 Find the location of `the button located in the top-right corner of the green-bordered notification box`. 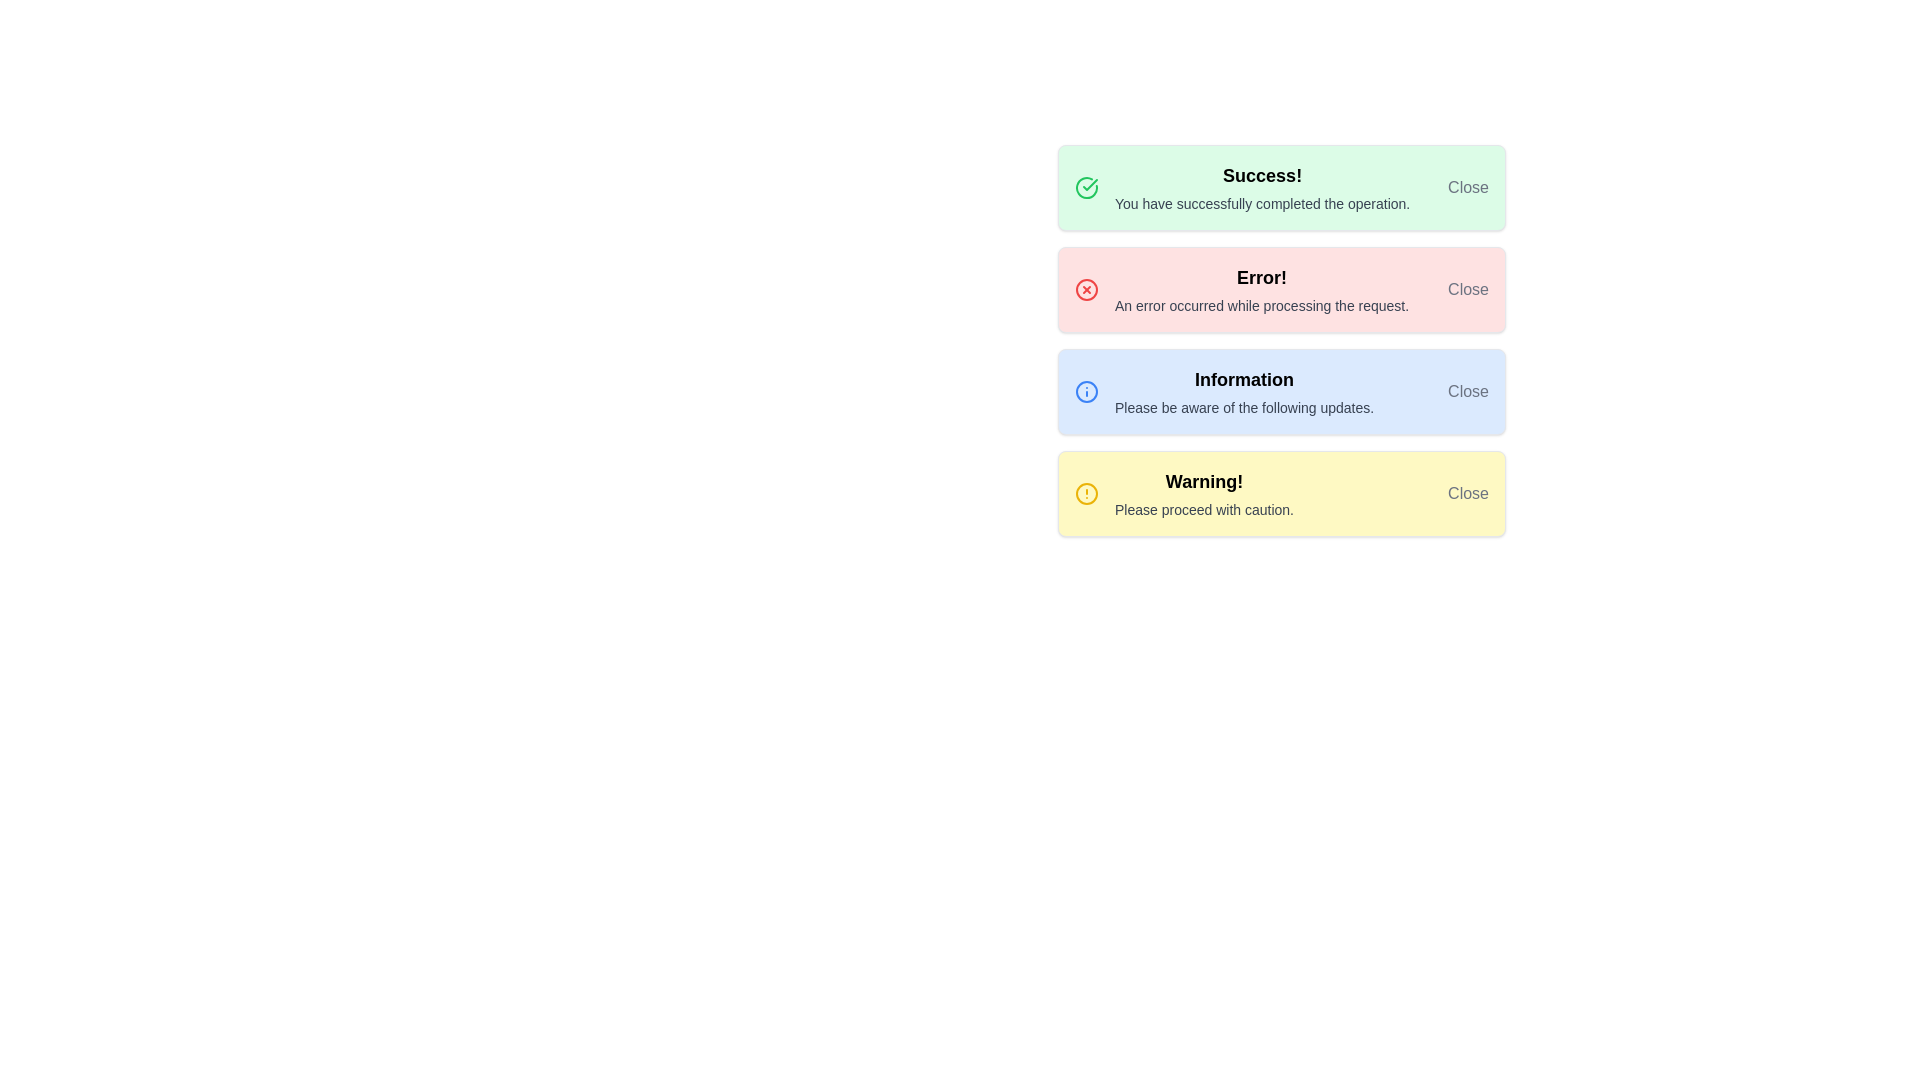

the button located in the top-right corner of the green-bordered notification box is located at coordinates (1468, 188).